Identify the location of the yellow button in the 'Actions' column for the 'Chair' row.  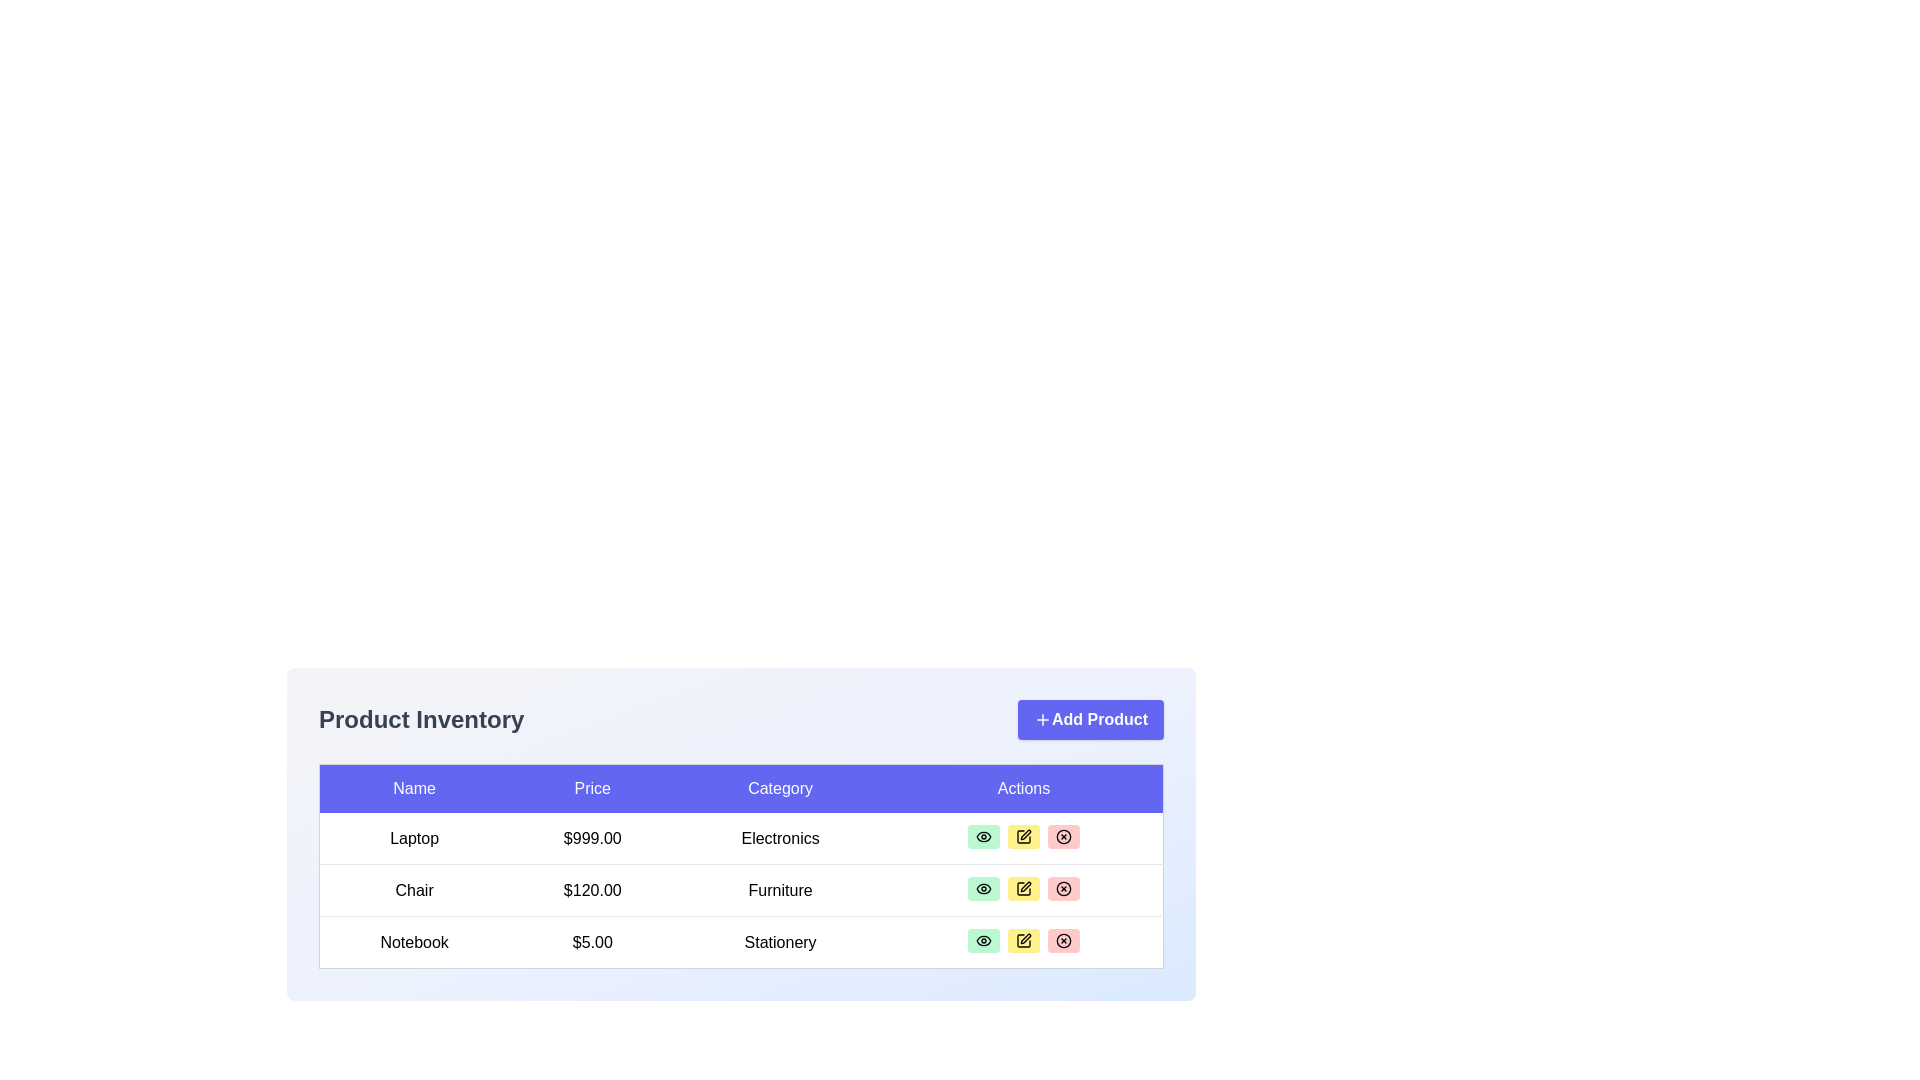
(1024, 889).